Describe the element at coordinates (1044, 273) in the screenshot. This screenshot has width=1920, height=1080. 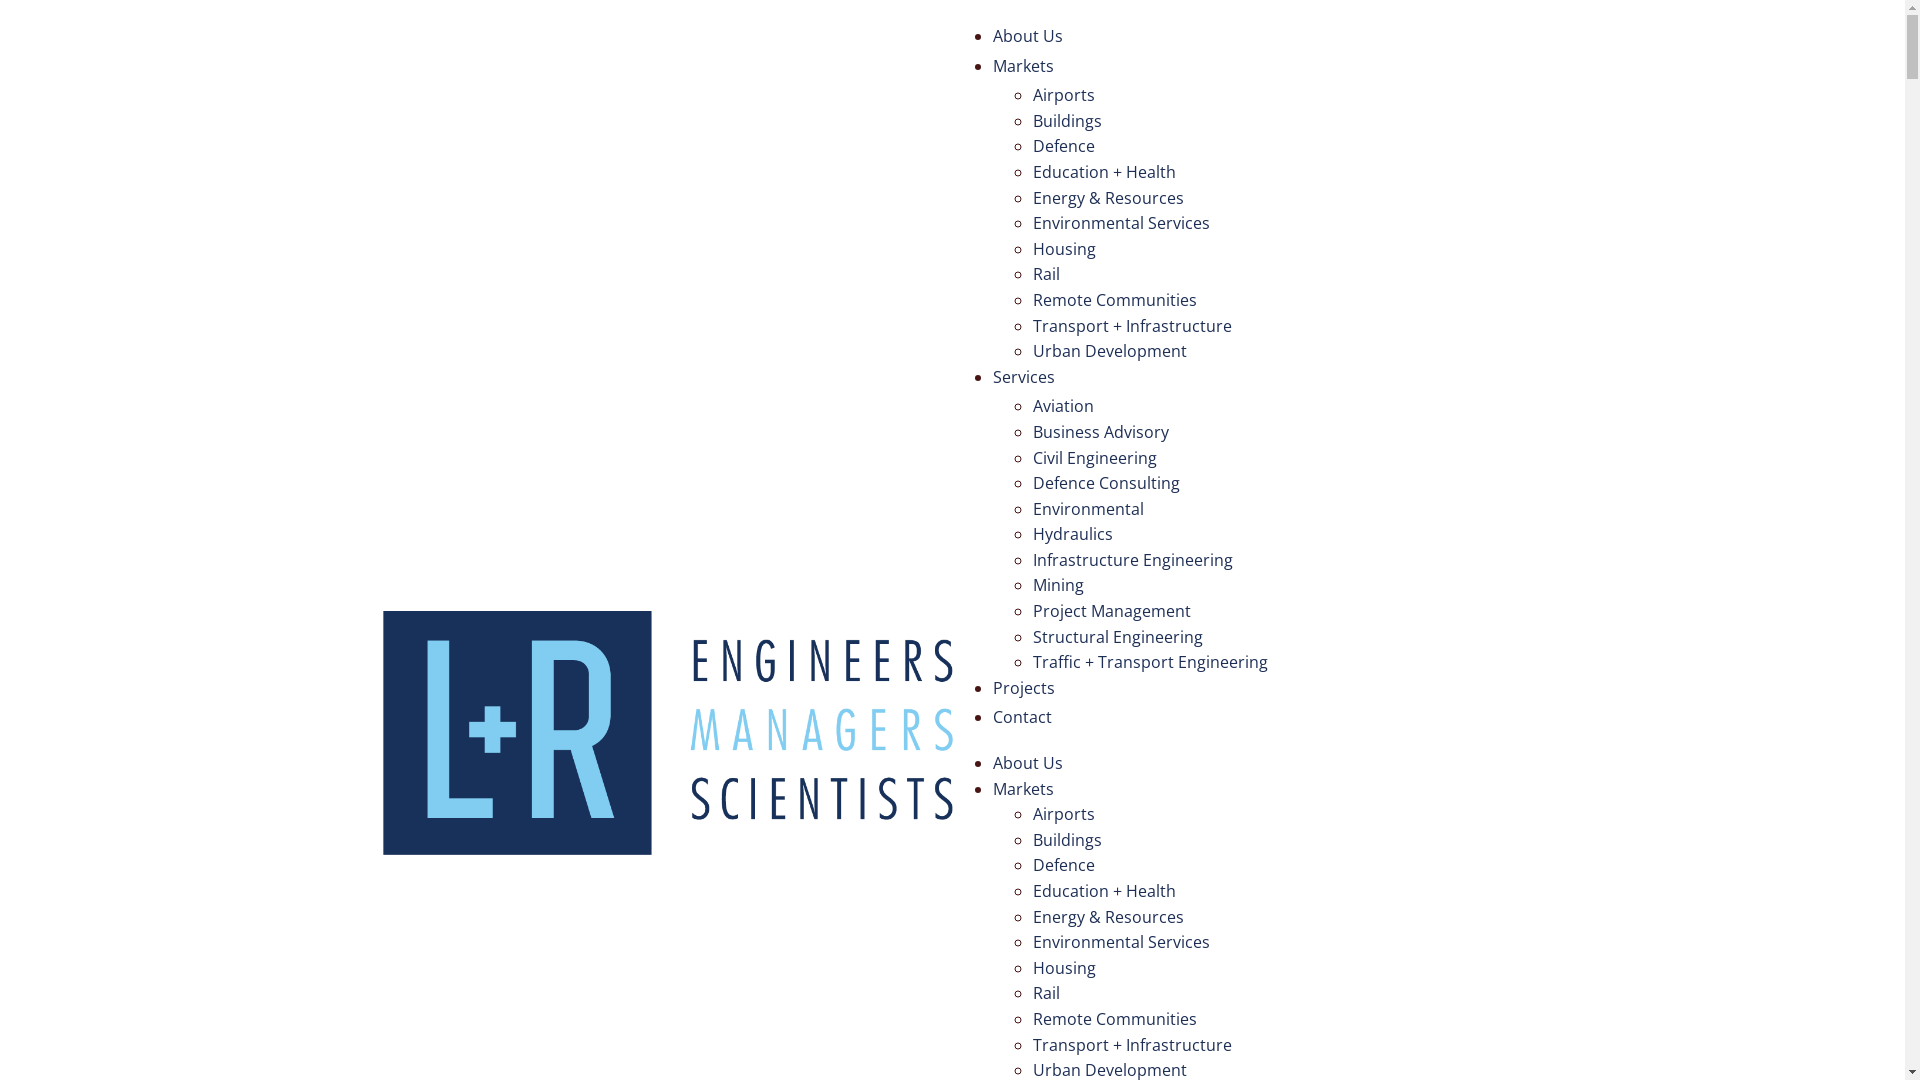
I see `'Rail'` at that location.